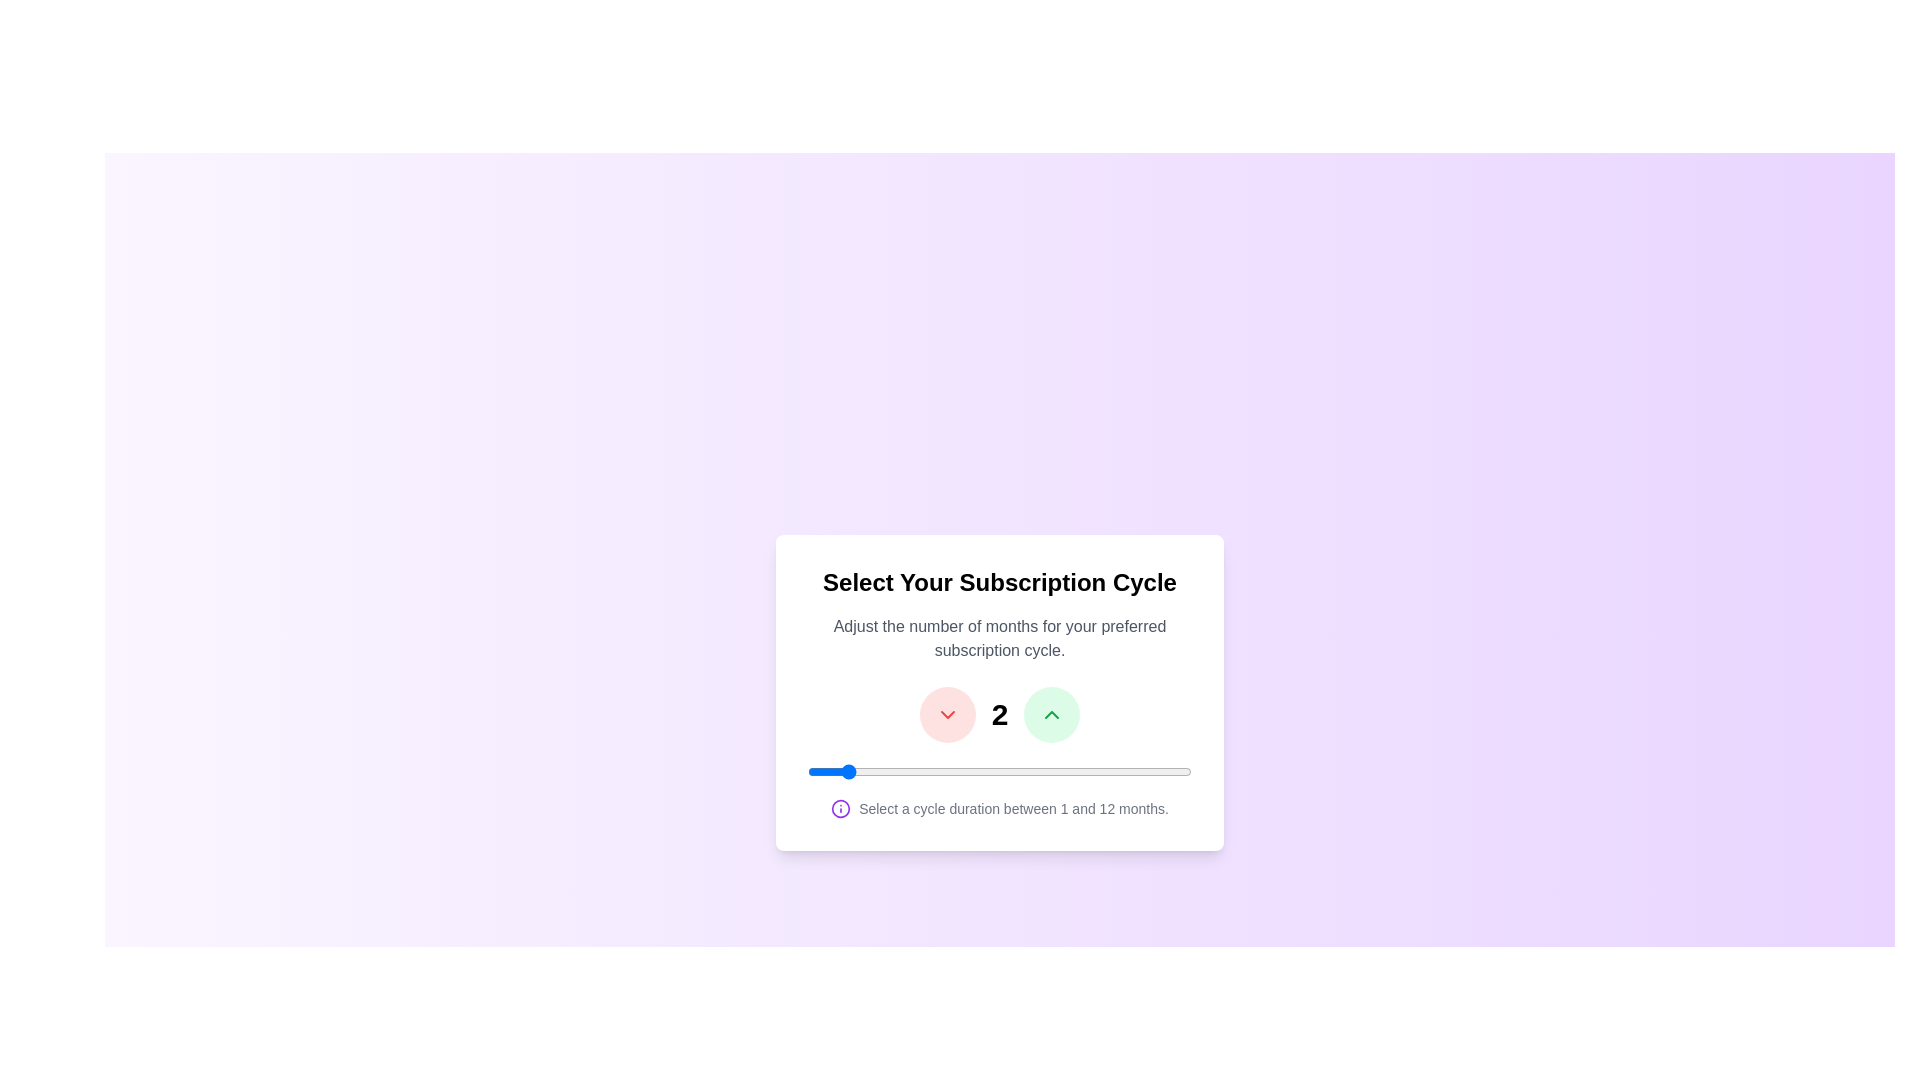 The image size is (1920, 1080). I want to click on the downward-pointing chevron arrow icon inside the circular button with a red background, so click(946, 713).